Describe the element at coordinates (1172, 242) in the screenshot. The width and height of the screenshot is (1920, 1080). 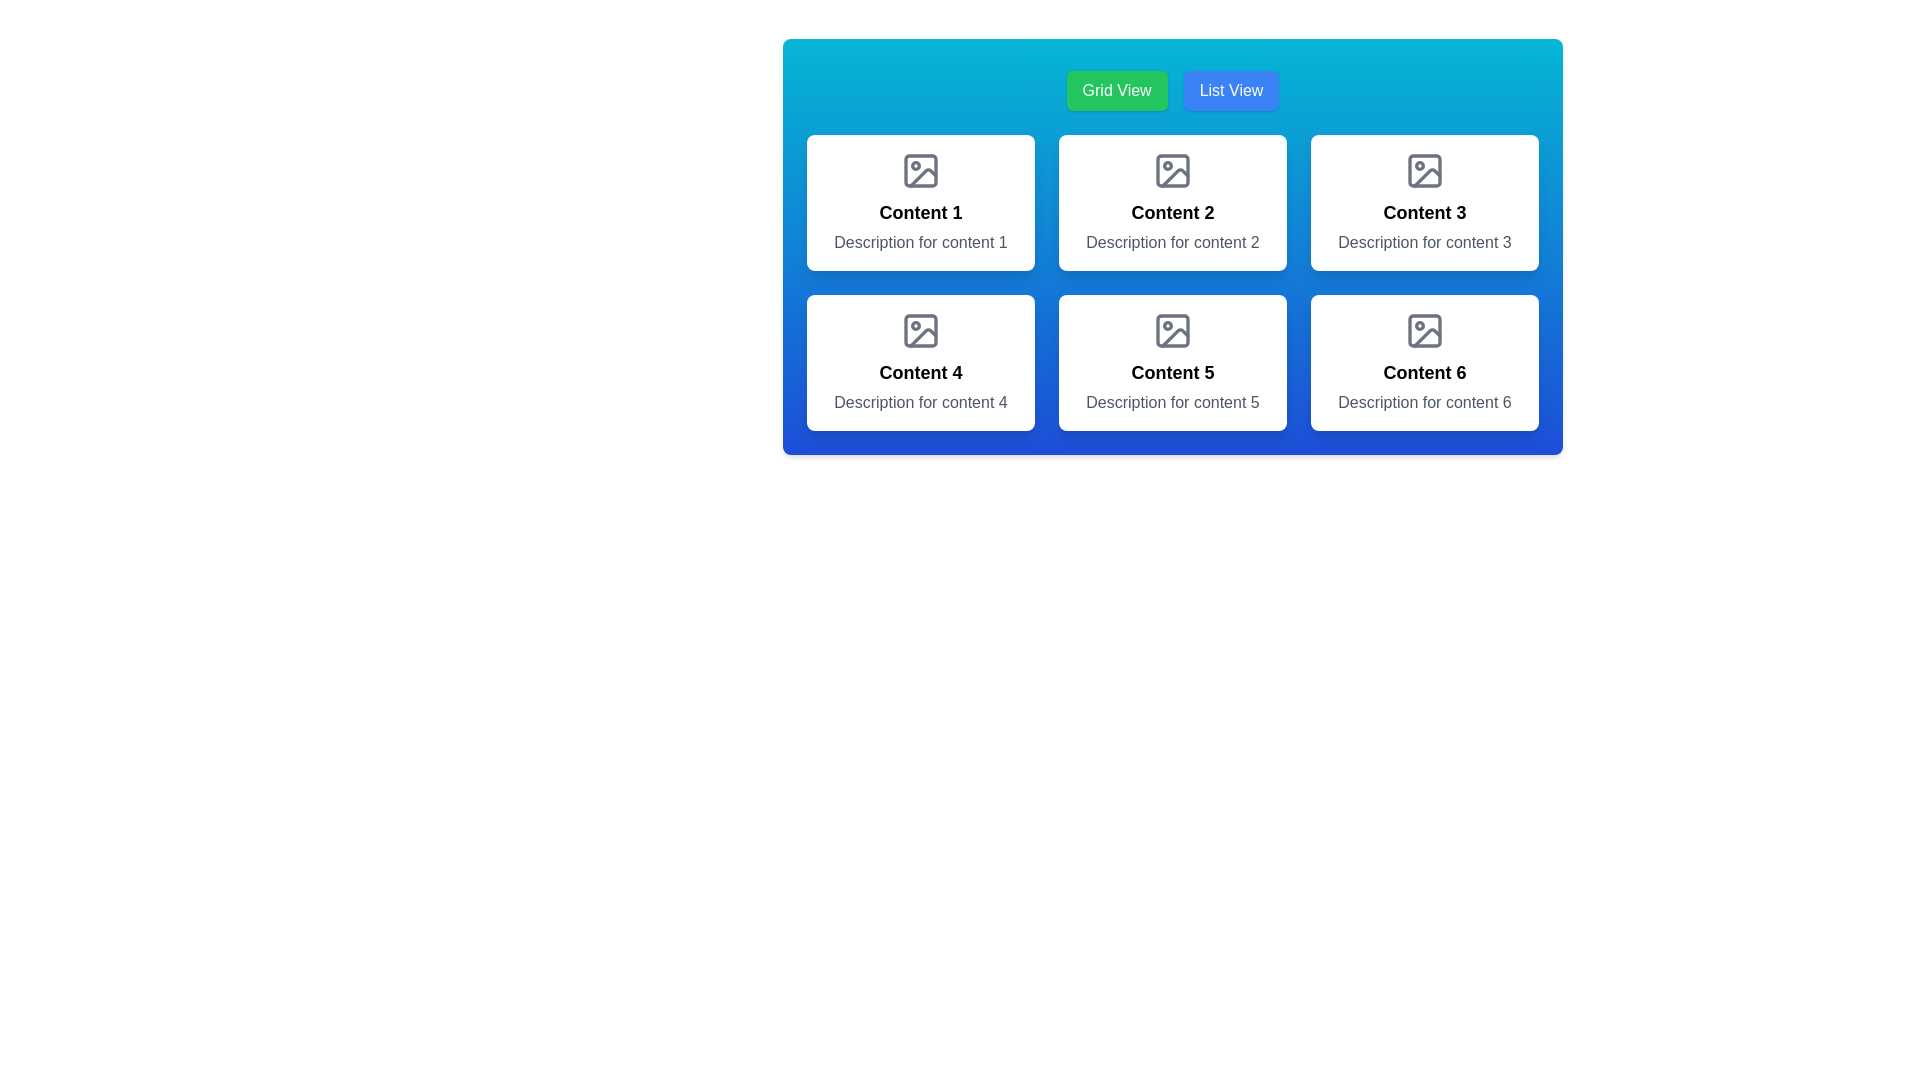
I see `the text label element that provides descriptive information for 'Content 2', located directly beneath the title` at that location.